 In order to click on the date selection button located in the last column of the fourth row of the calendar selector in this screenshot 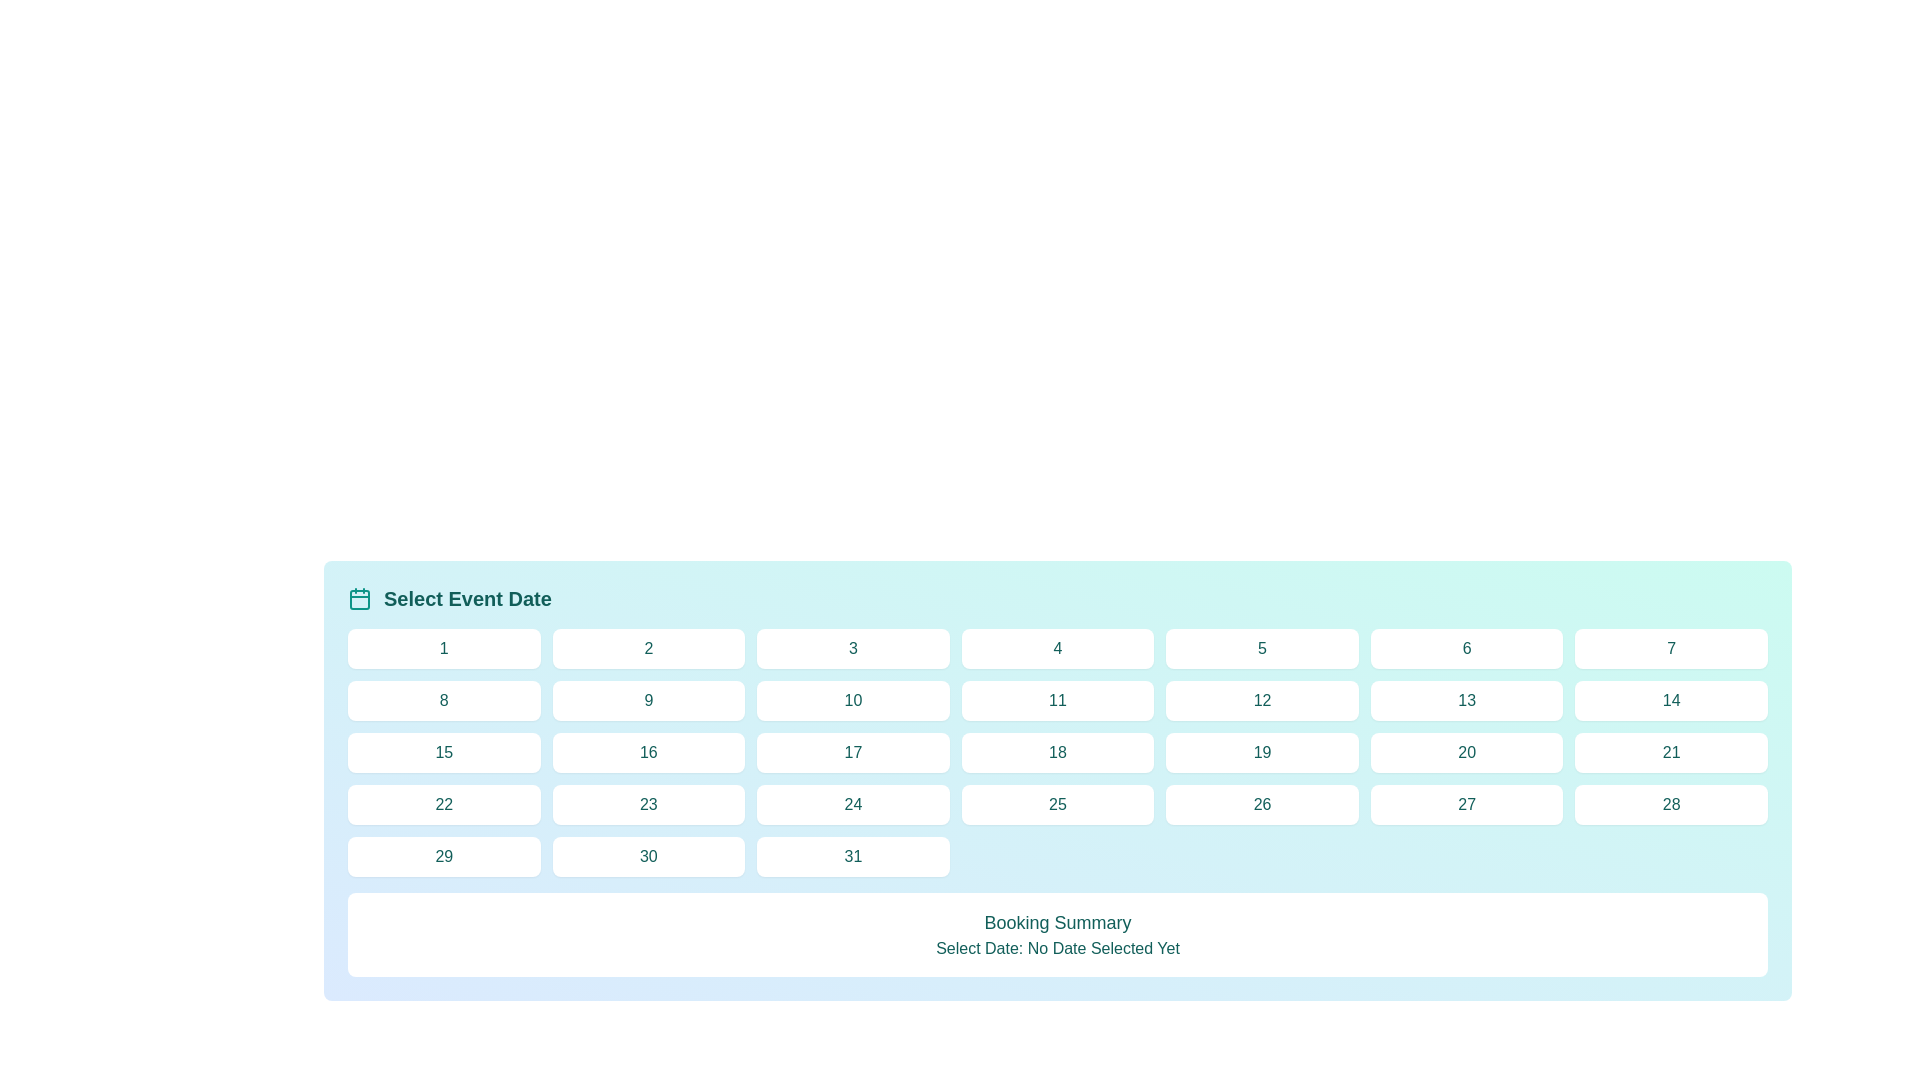, I will do `click(1671, 804)`.